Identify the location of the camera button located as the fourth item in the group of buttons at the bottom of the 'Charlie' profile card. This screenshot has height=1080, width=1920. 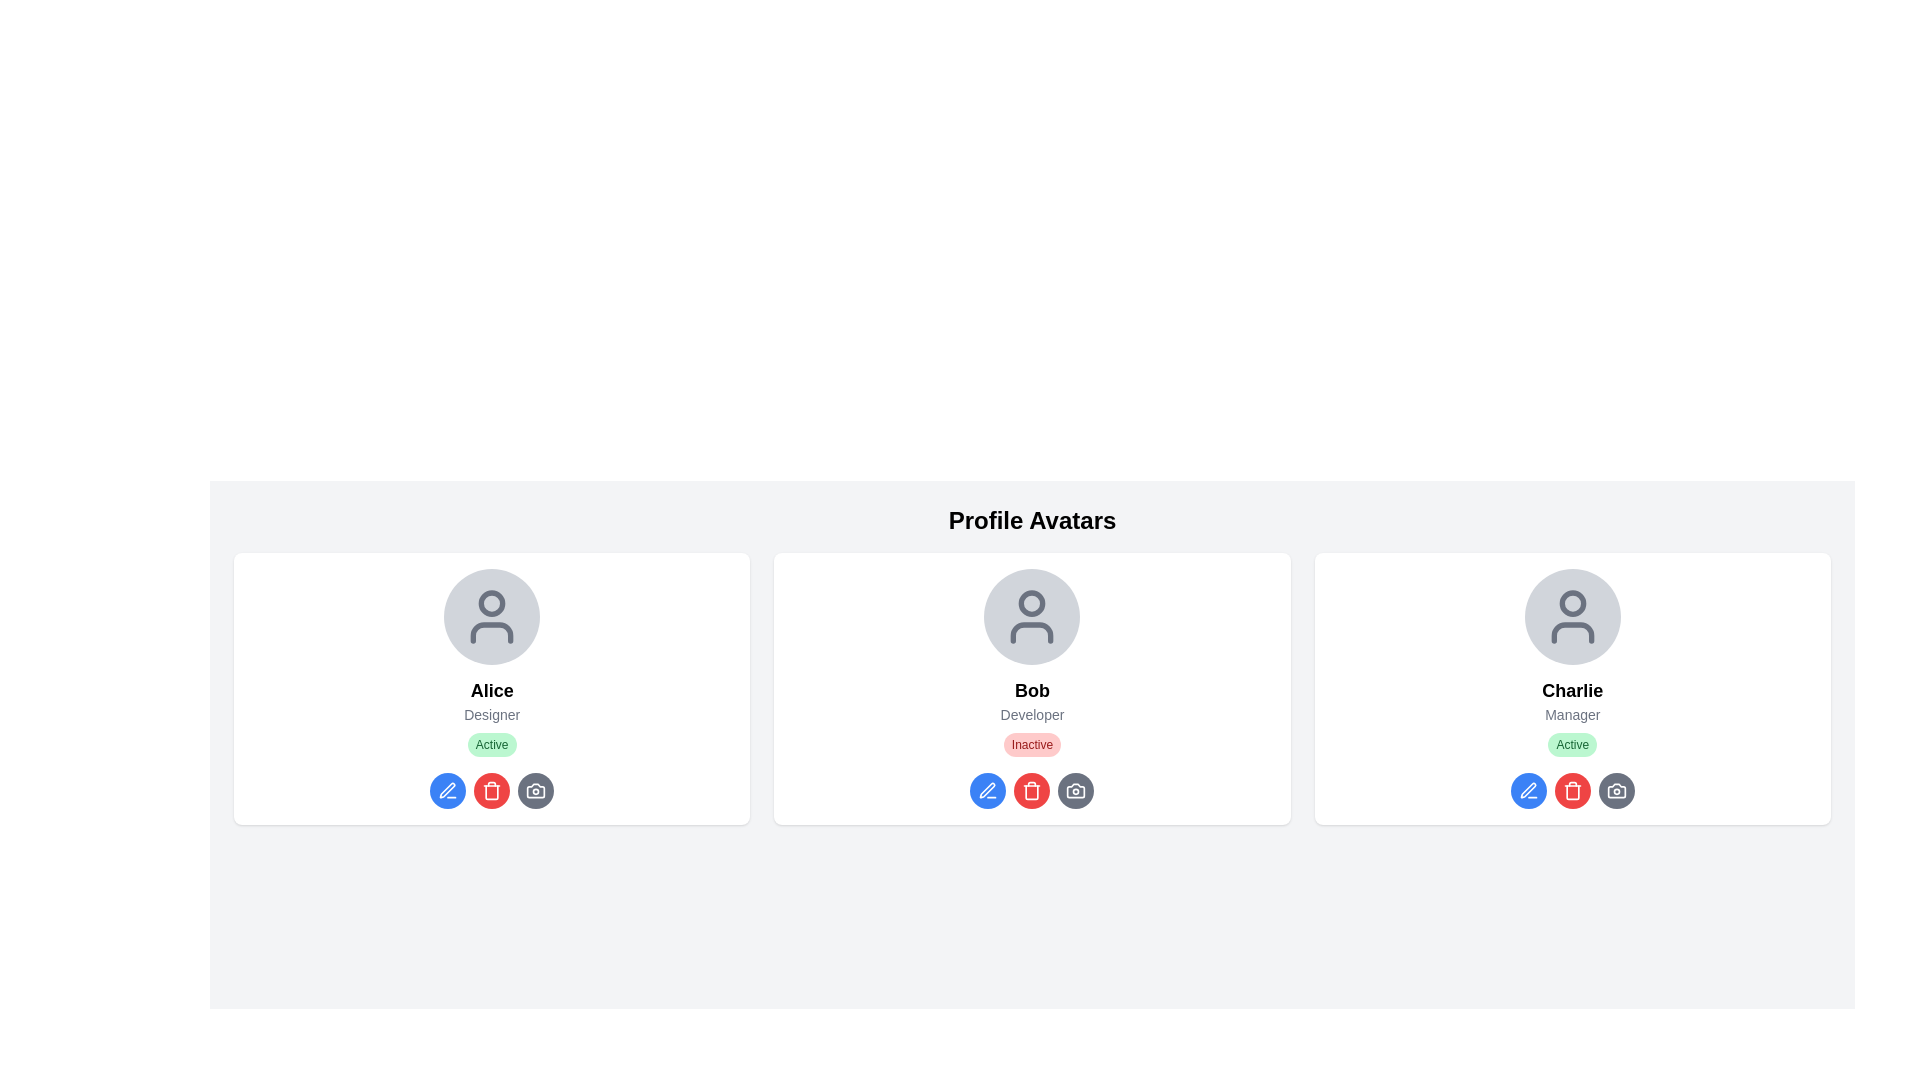
(1616, 789).